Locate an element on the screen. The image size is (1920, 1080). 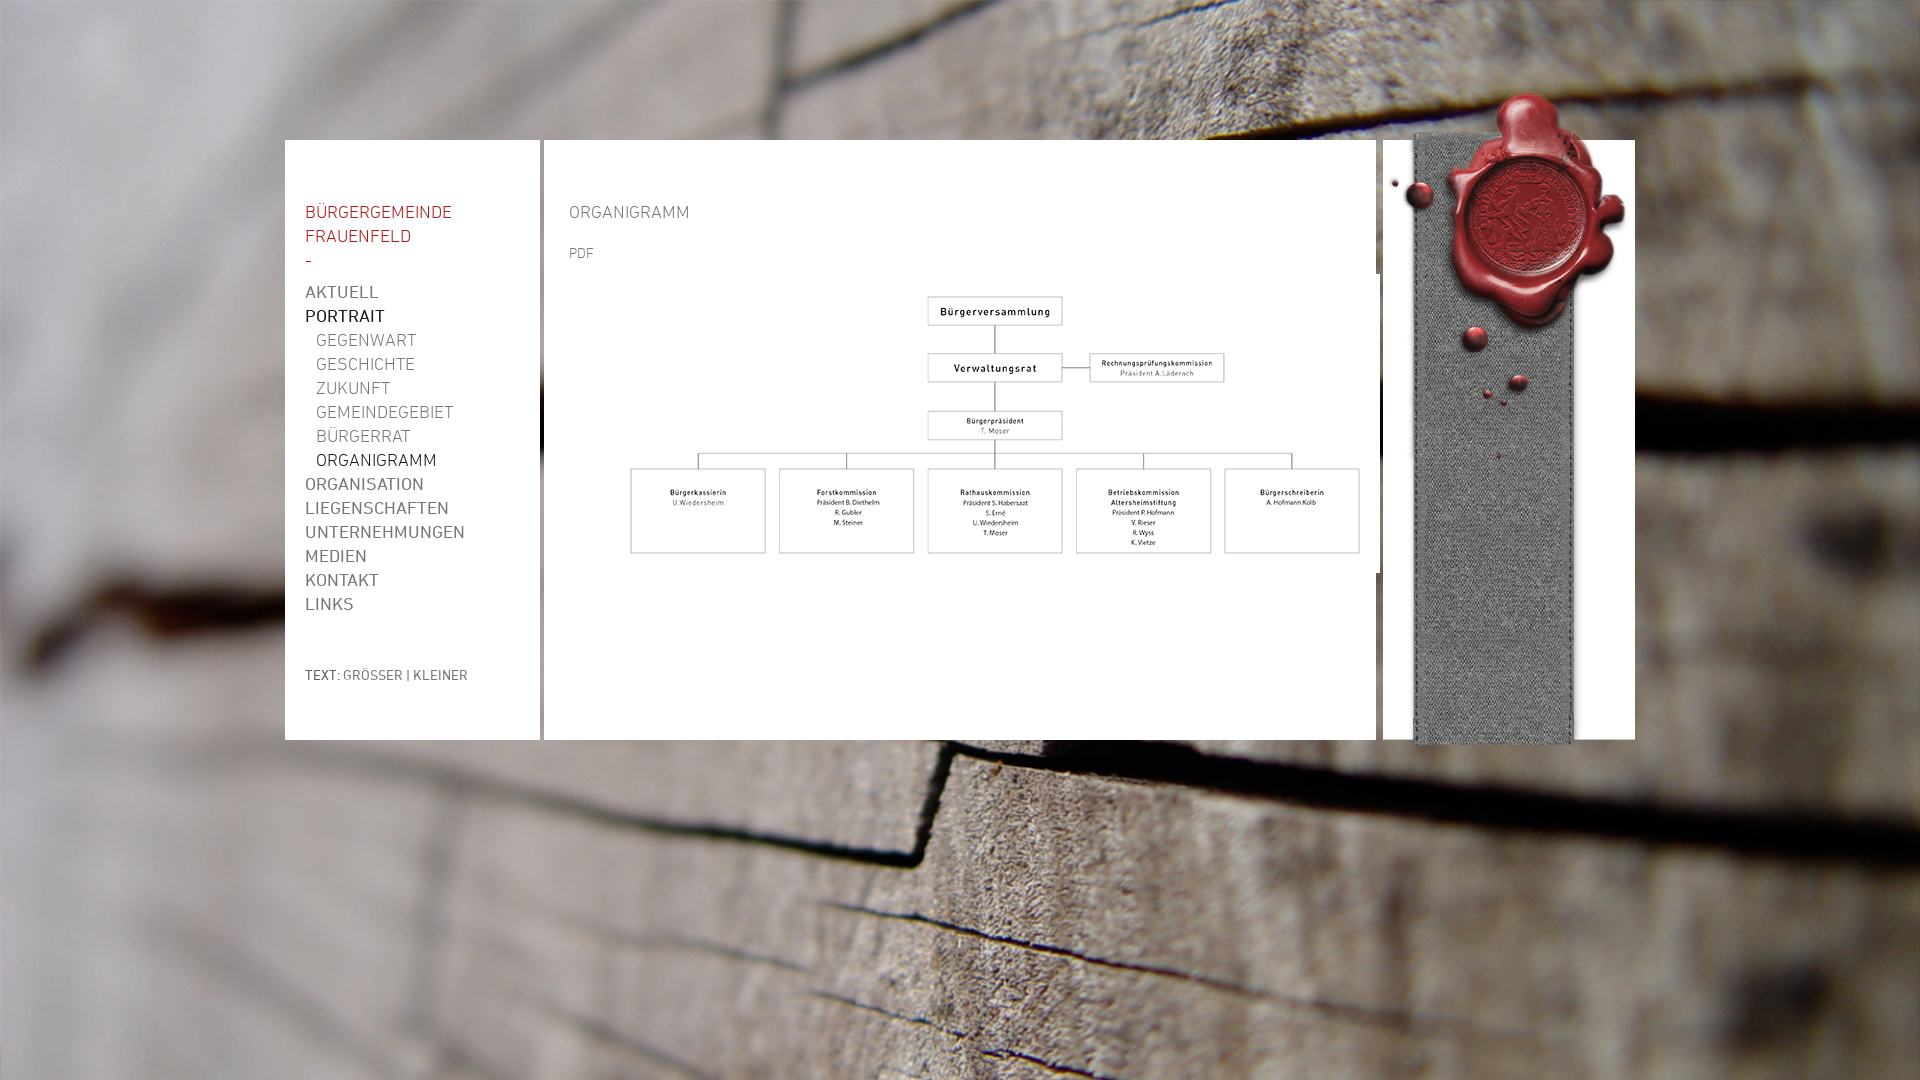
'MEDIEN' is located at coordinates (411, 555).